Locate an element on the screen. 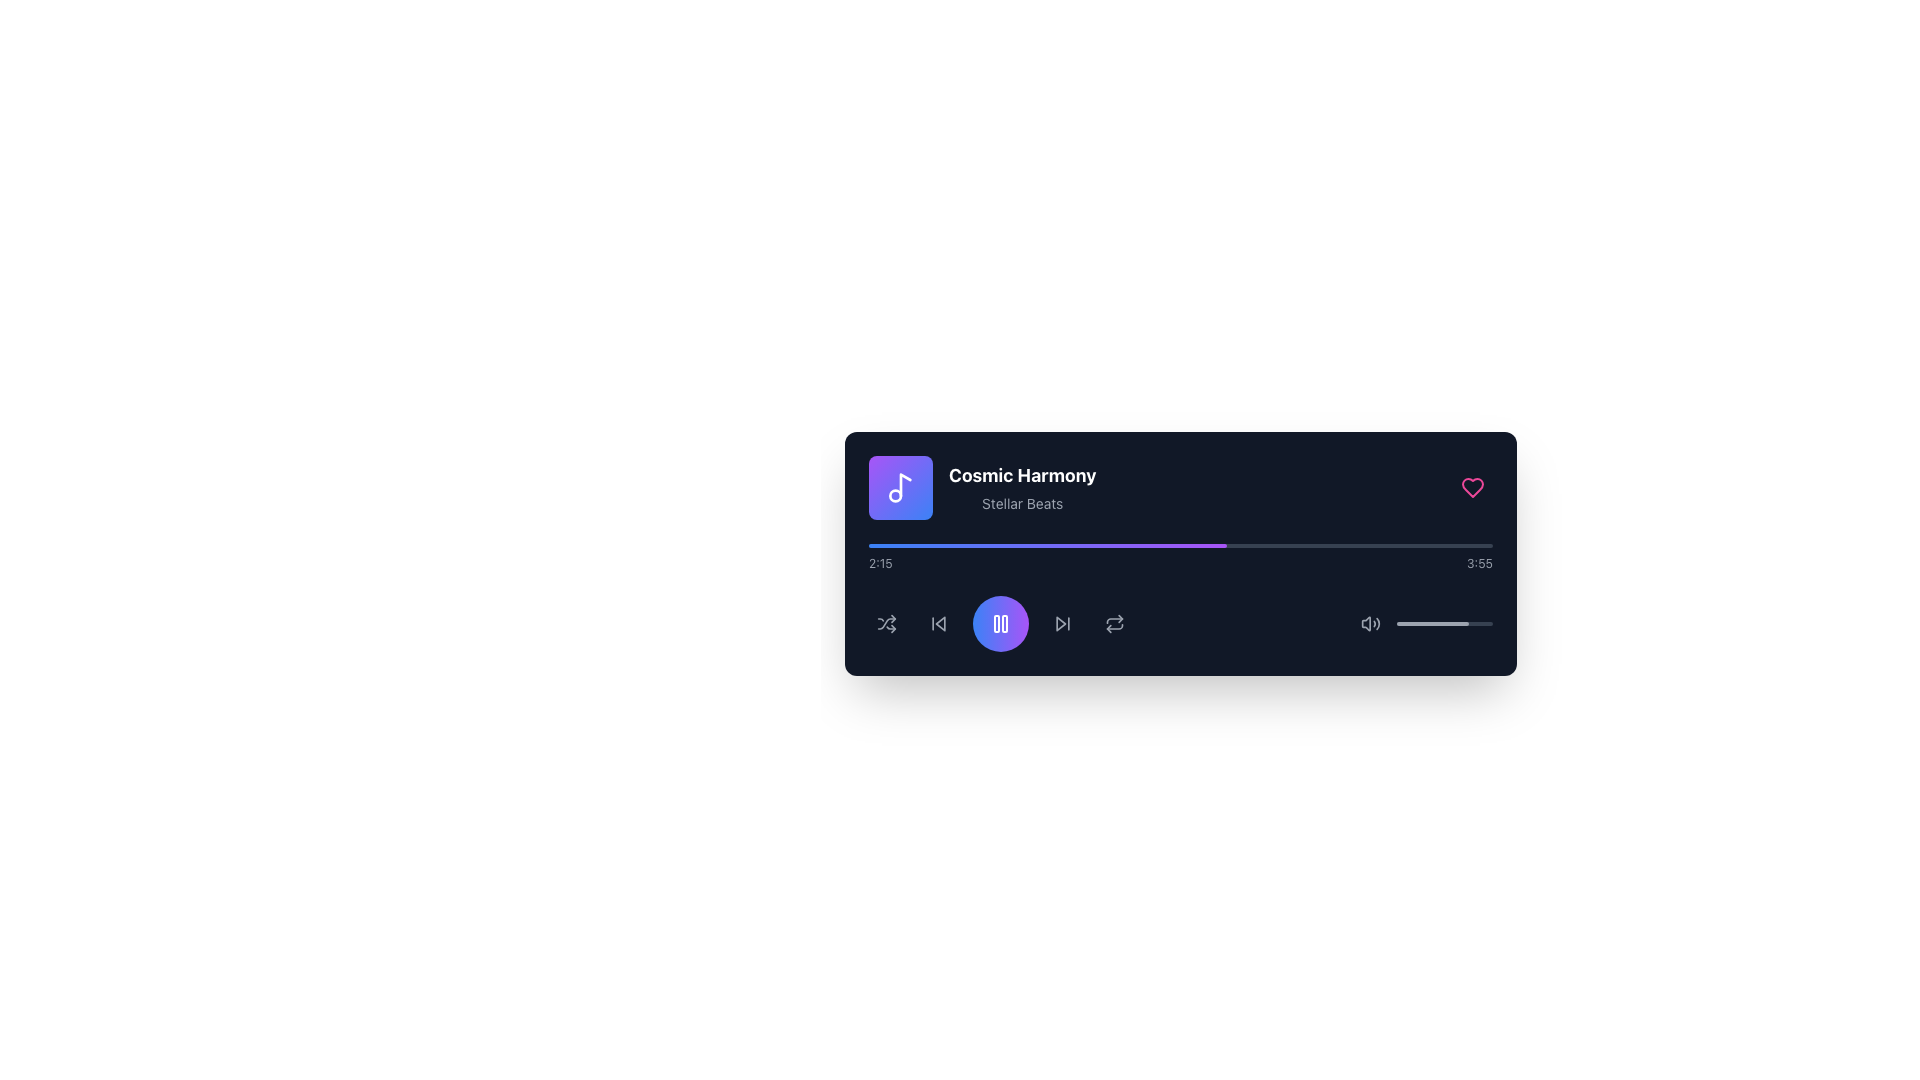 This screenshot has width=1920, height=1080. the small circular dot element that is part of the music-related icon located in the lower-left corner of the icon is located at coordinates (894, 495).